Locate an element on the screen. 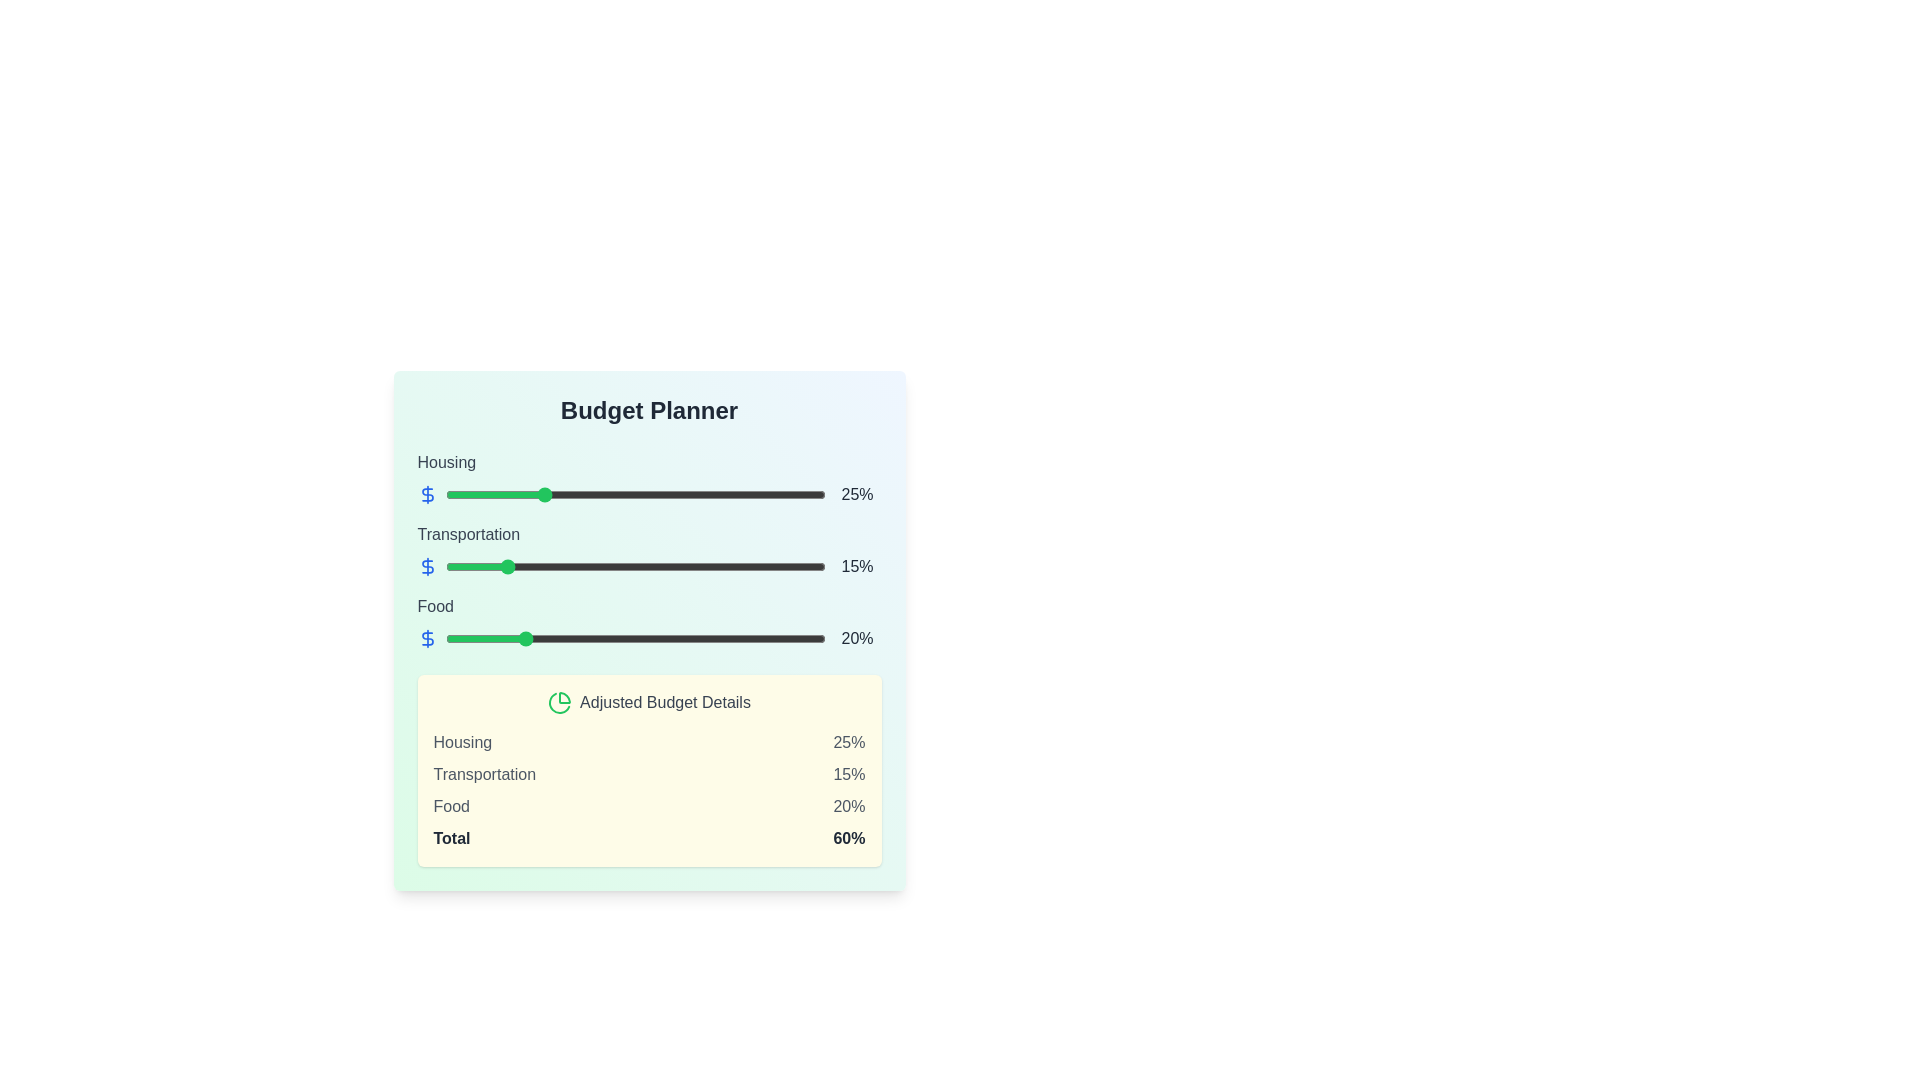 The image size is (1920, 1080). the housing budget percentage is located at coordinates (548, 494).